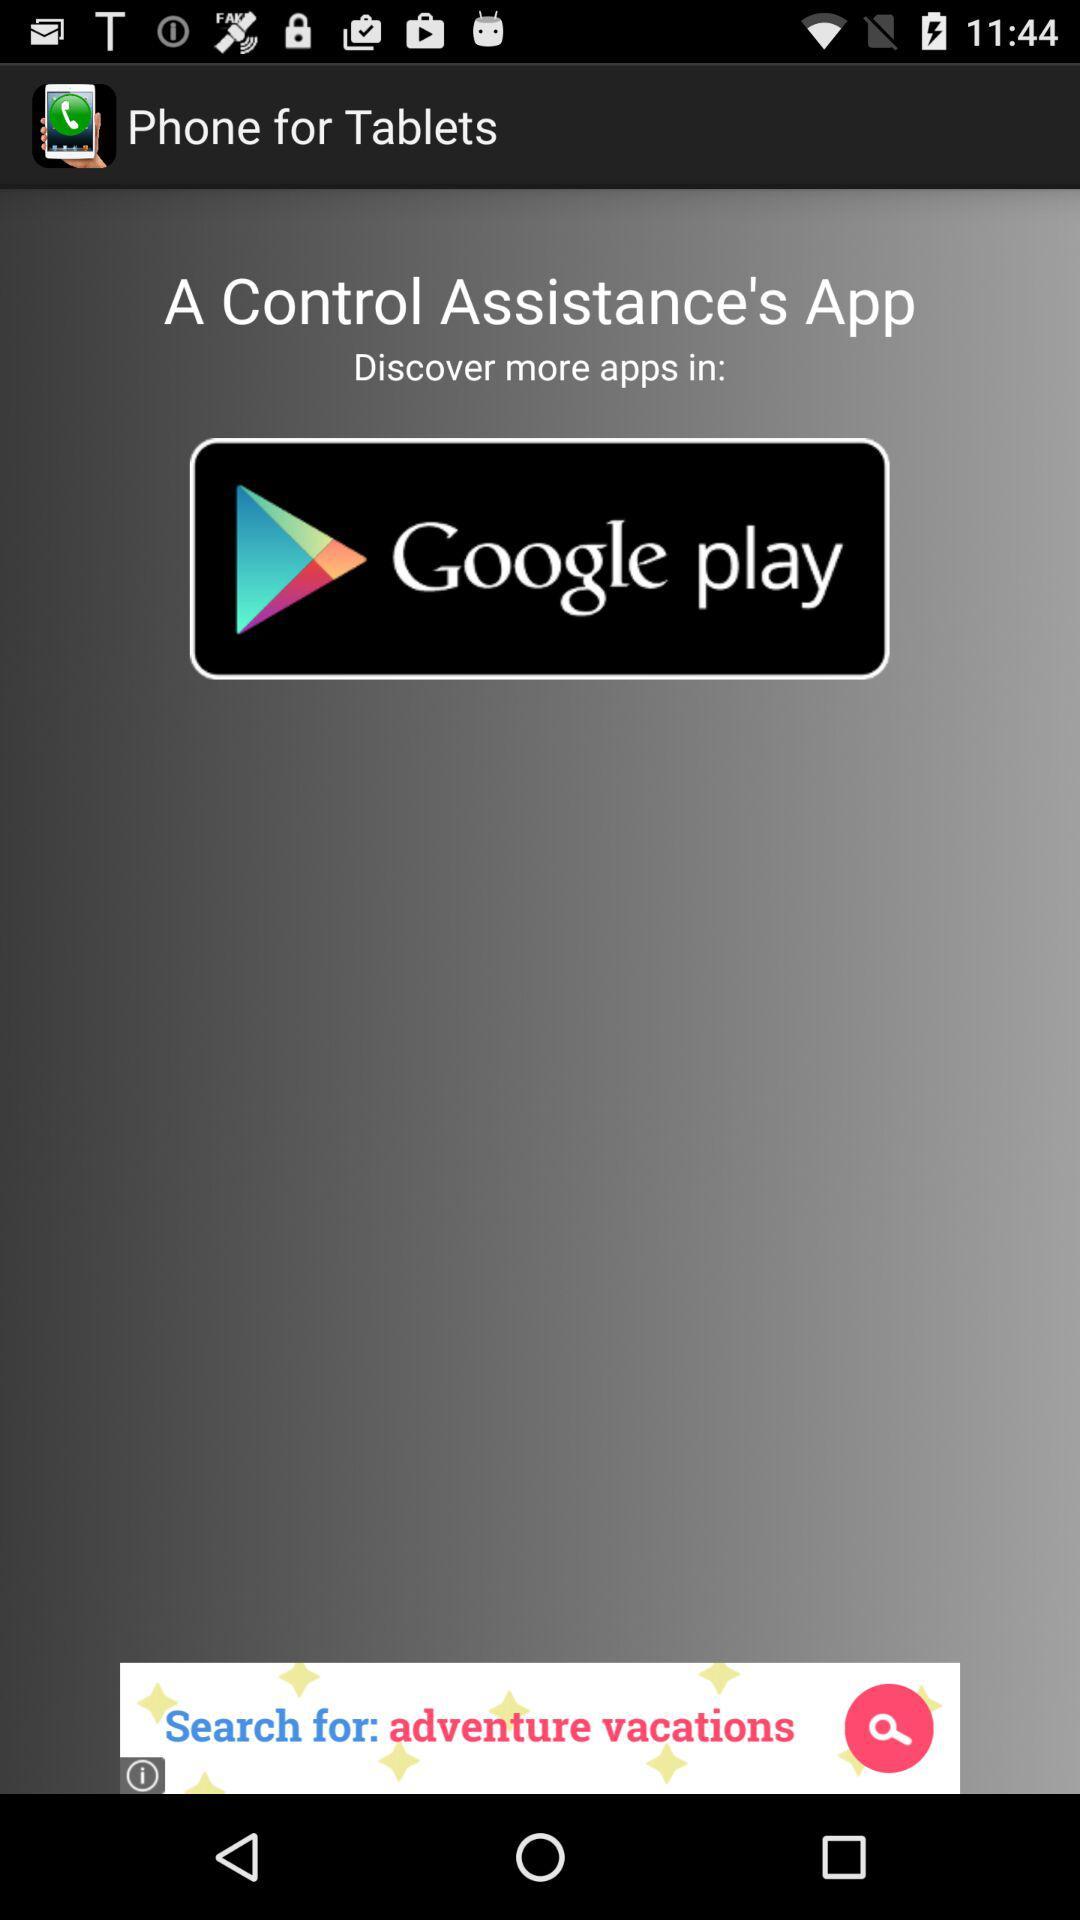 The image size is (1080, 1920). I want to click on icon below discover more apps item, so click(538, 558).